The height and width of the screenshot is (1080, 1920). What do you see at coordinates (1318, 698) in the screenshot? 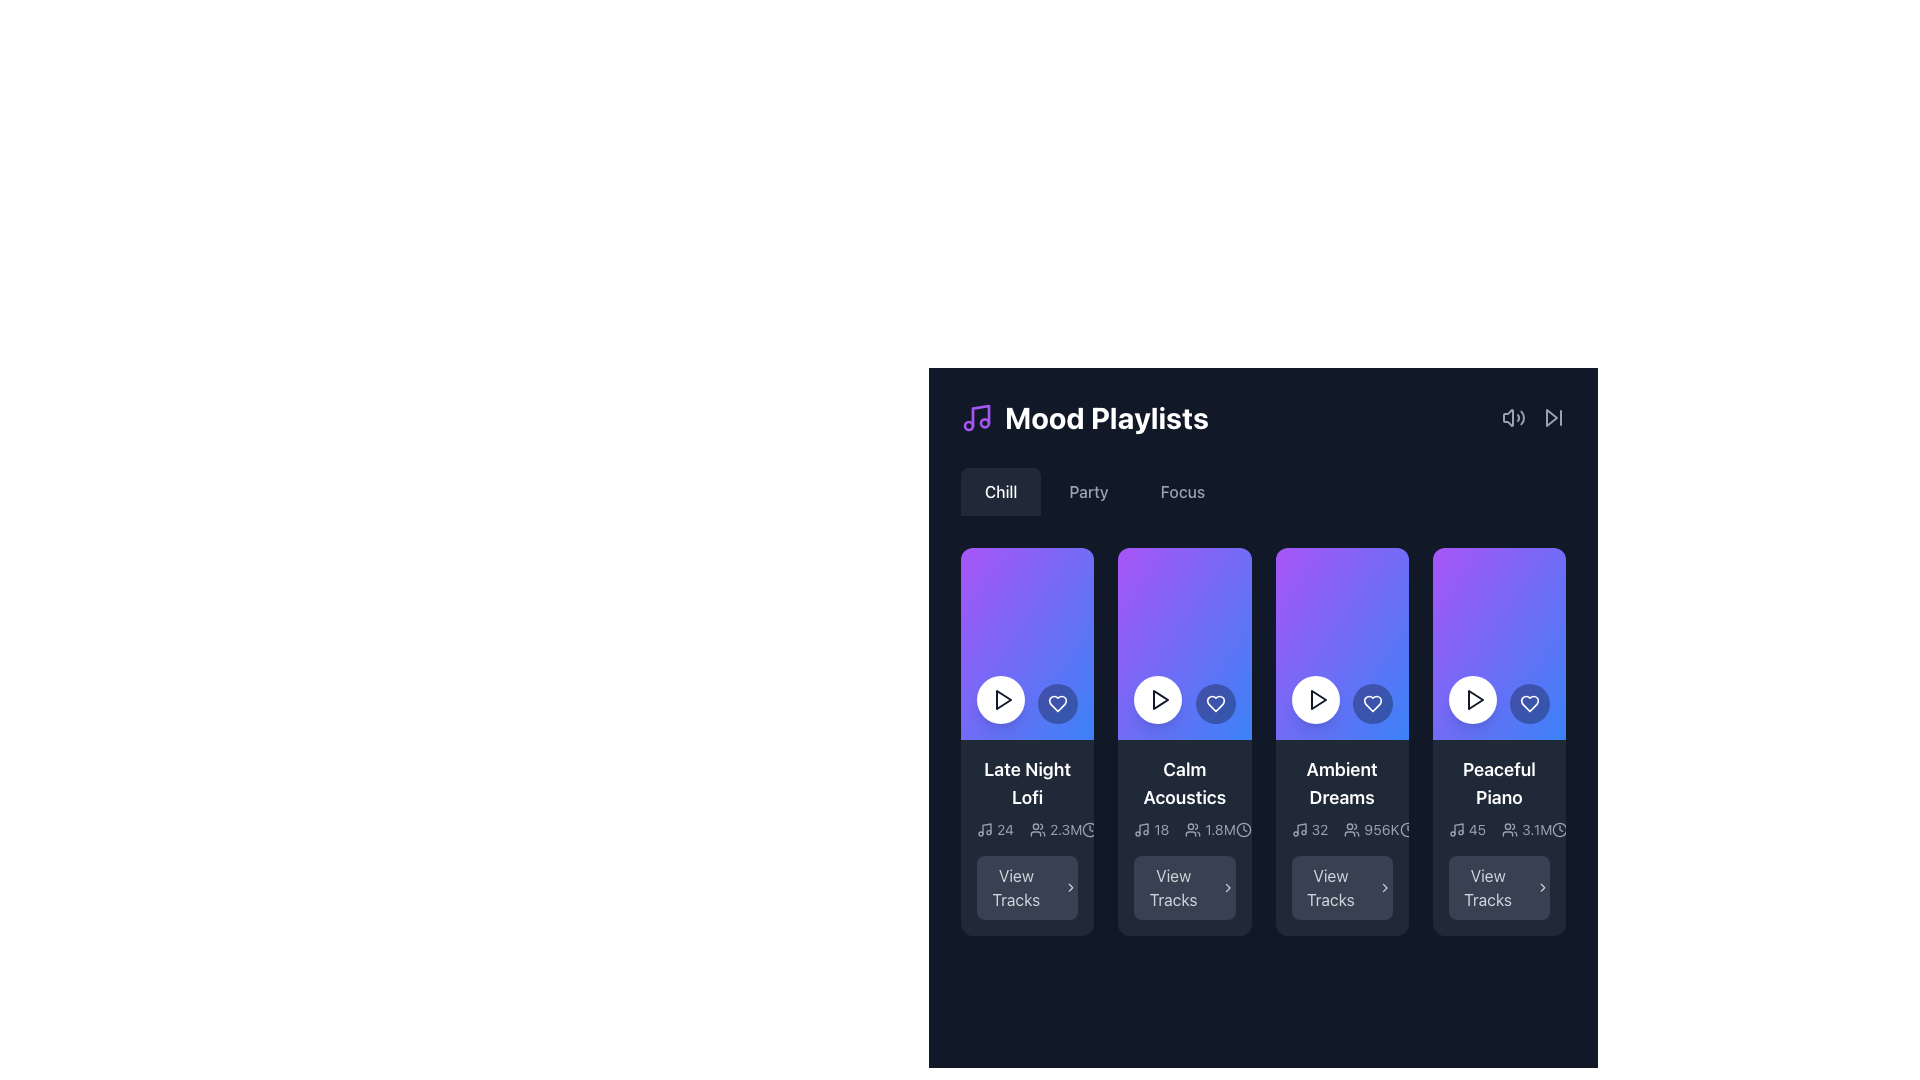
I see `the small triangular play icon with a filled center, located within the 'Ambient Dreams' playlist card under the 'Mood Playlists' section, to play the playlist` at bounding box center [1318, 698].